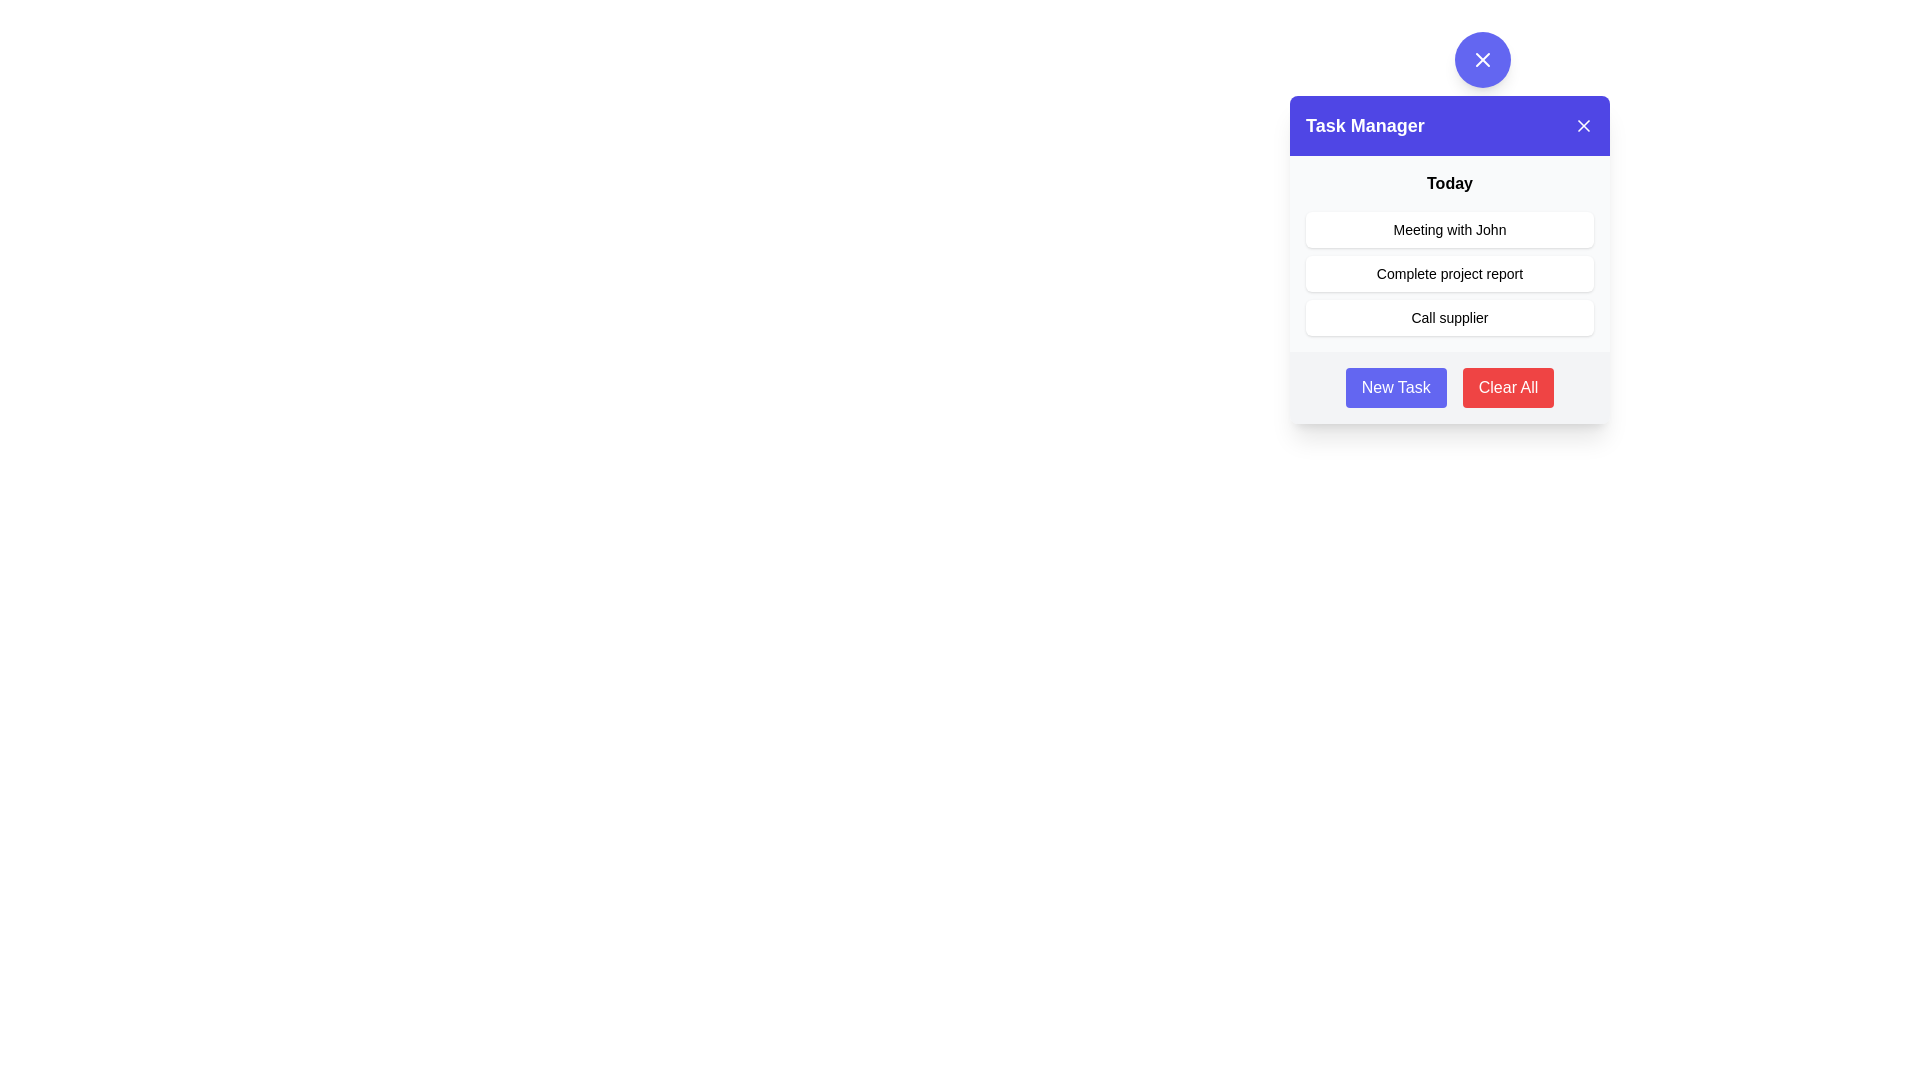  Describe the element at coordinates (1449, 273) in the screenshot. I see `the text label 'Complete project report' within the Task Manager interface` at that location.